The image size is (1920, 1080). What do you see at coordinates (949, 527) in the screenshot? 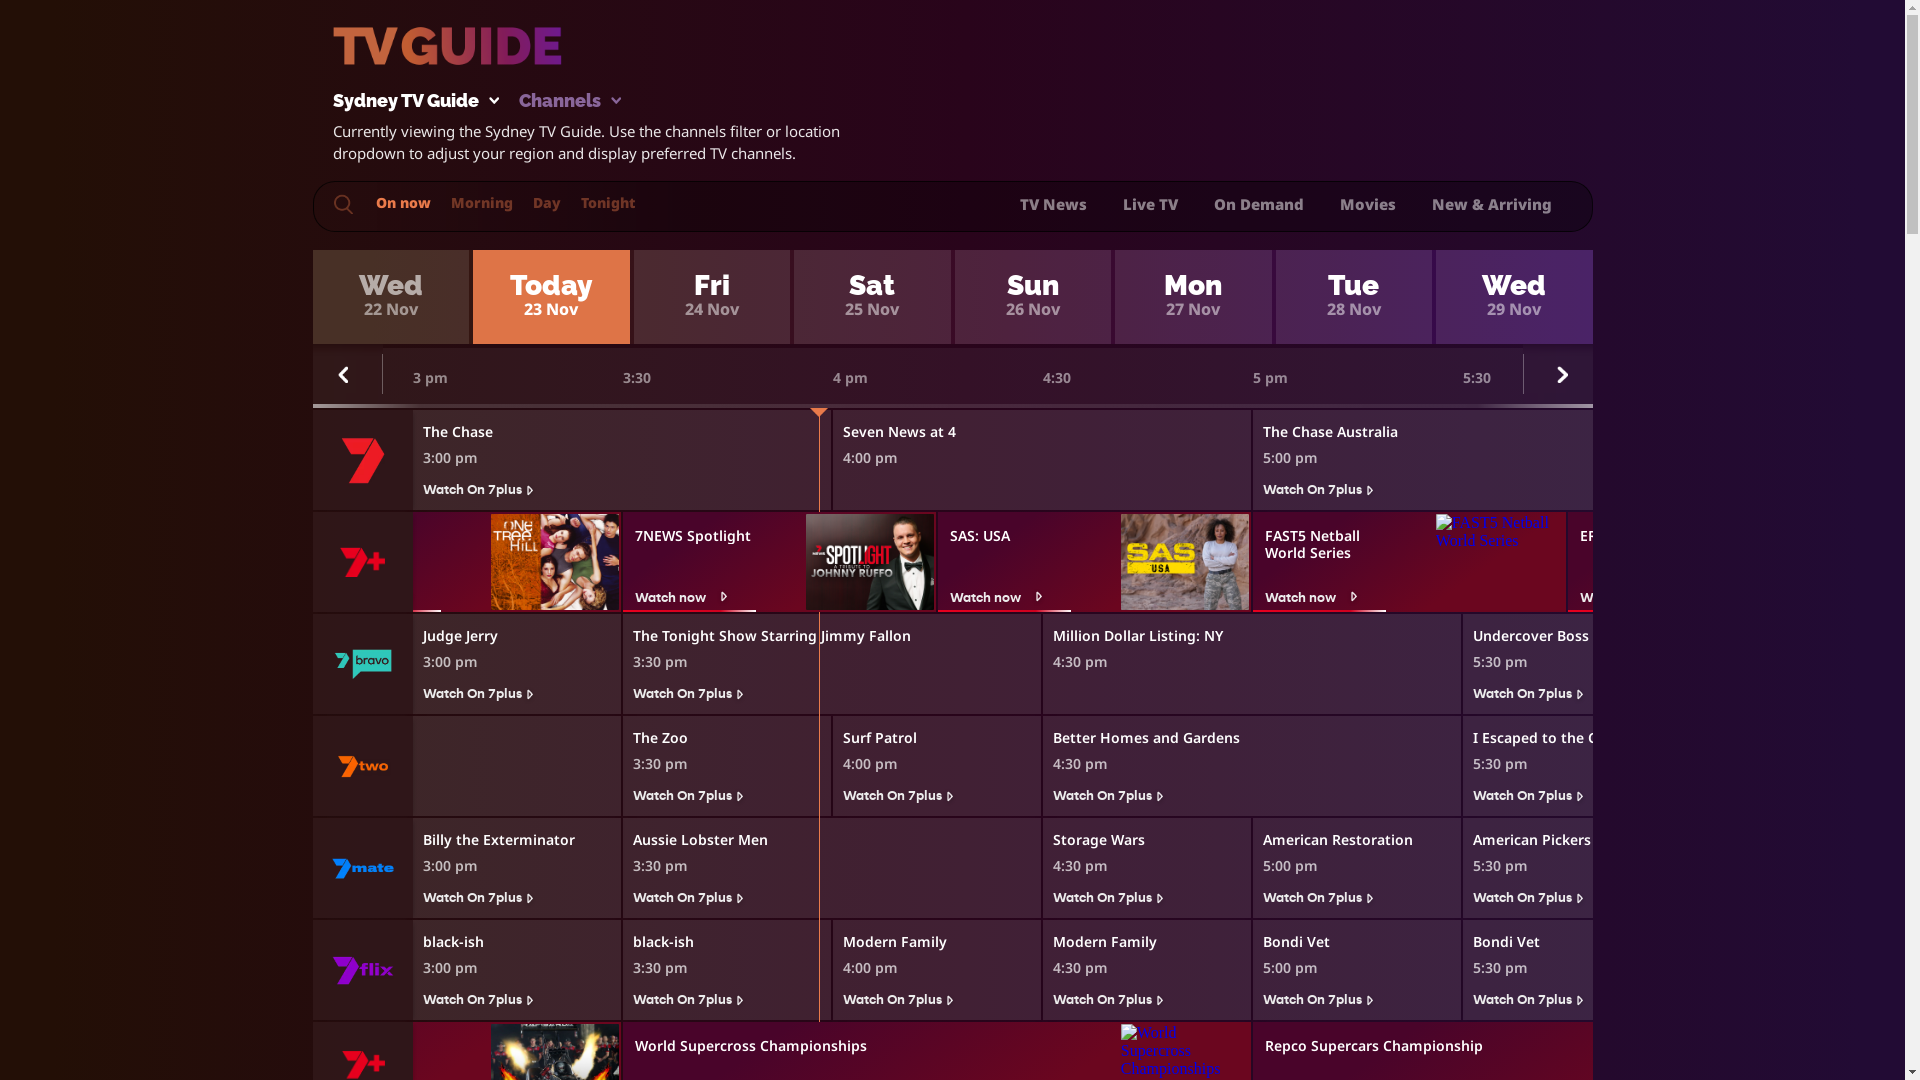
I see `'SAS: USA'` at bounding box center [949, 527].